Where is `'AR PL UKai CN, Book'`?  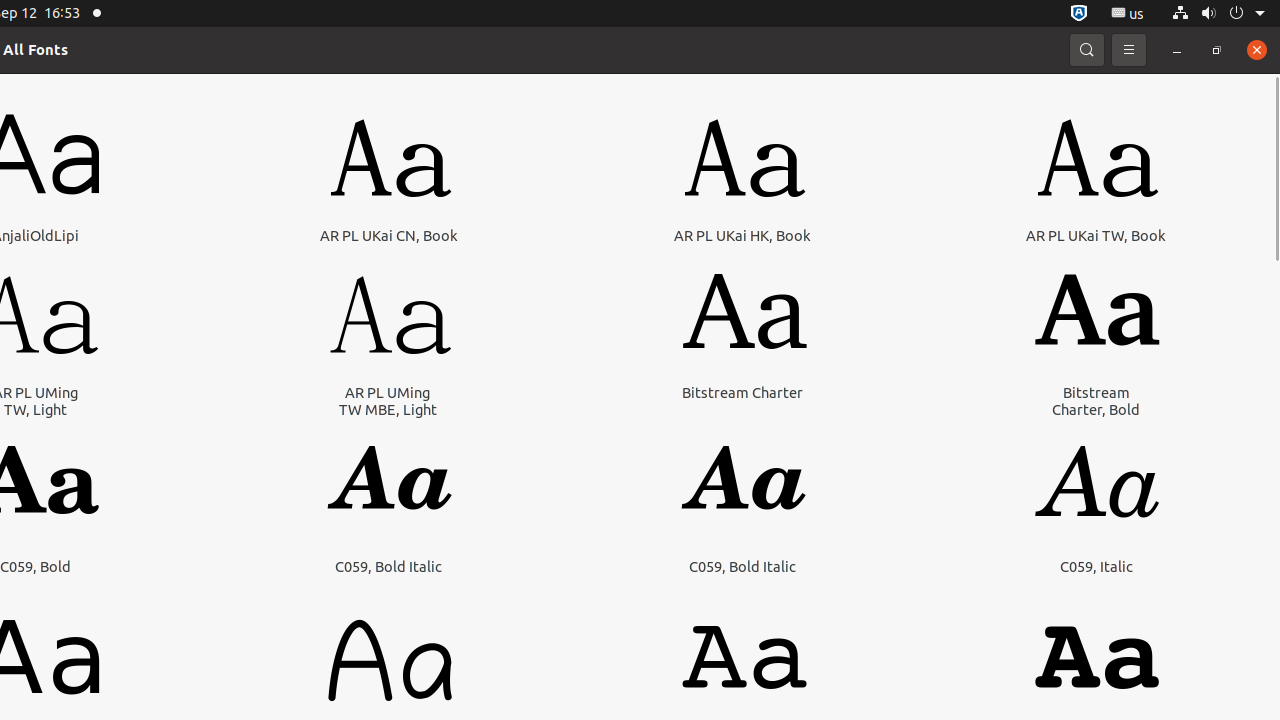 'AR PL UKai CN, Book' is located at coordinates (388, 234).